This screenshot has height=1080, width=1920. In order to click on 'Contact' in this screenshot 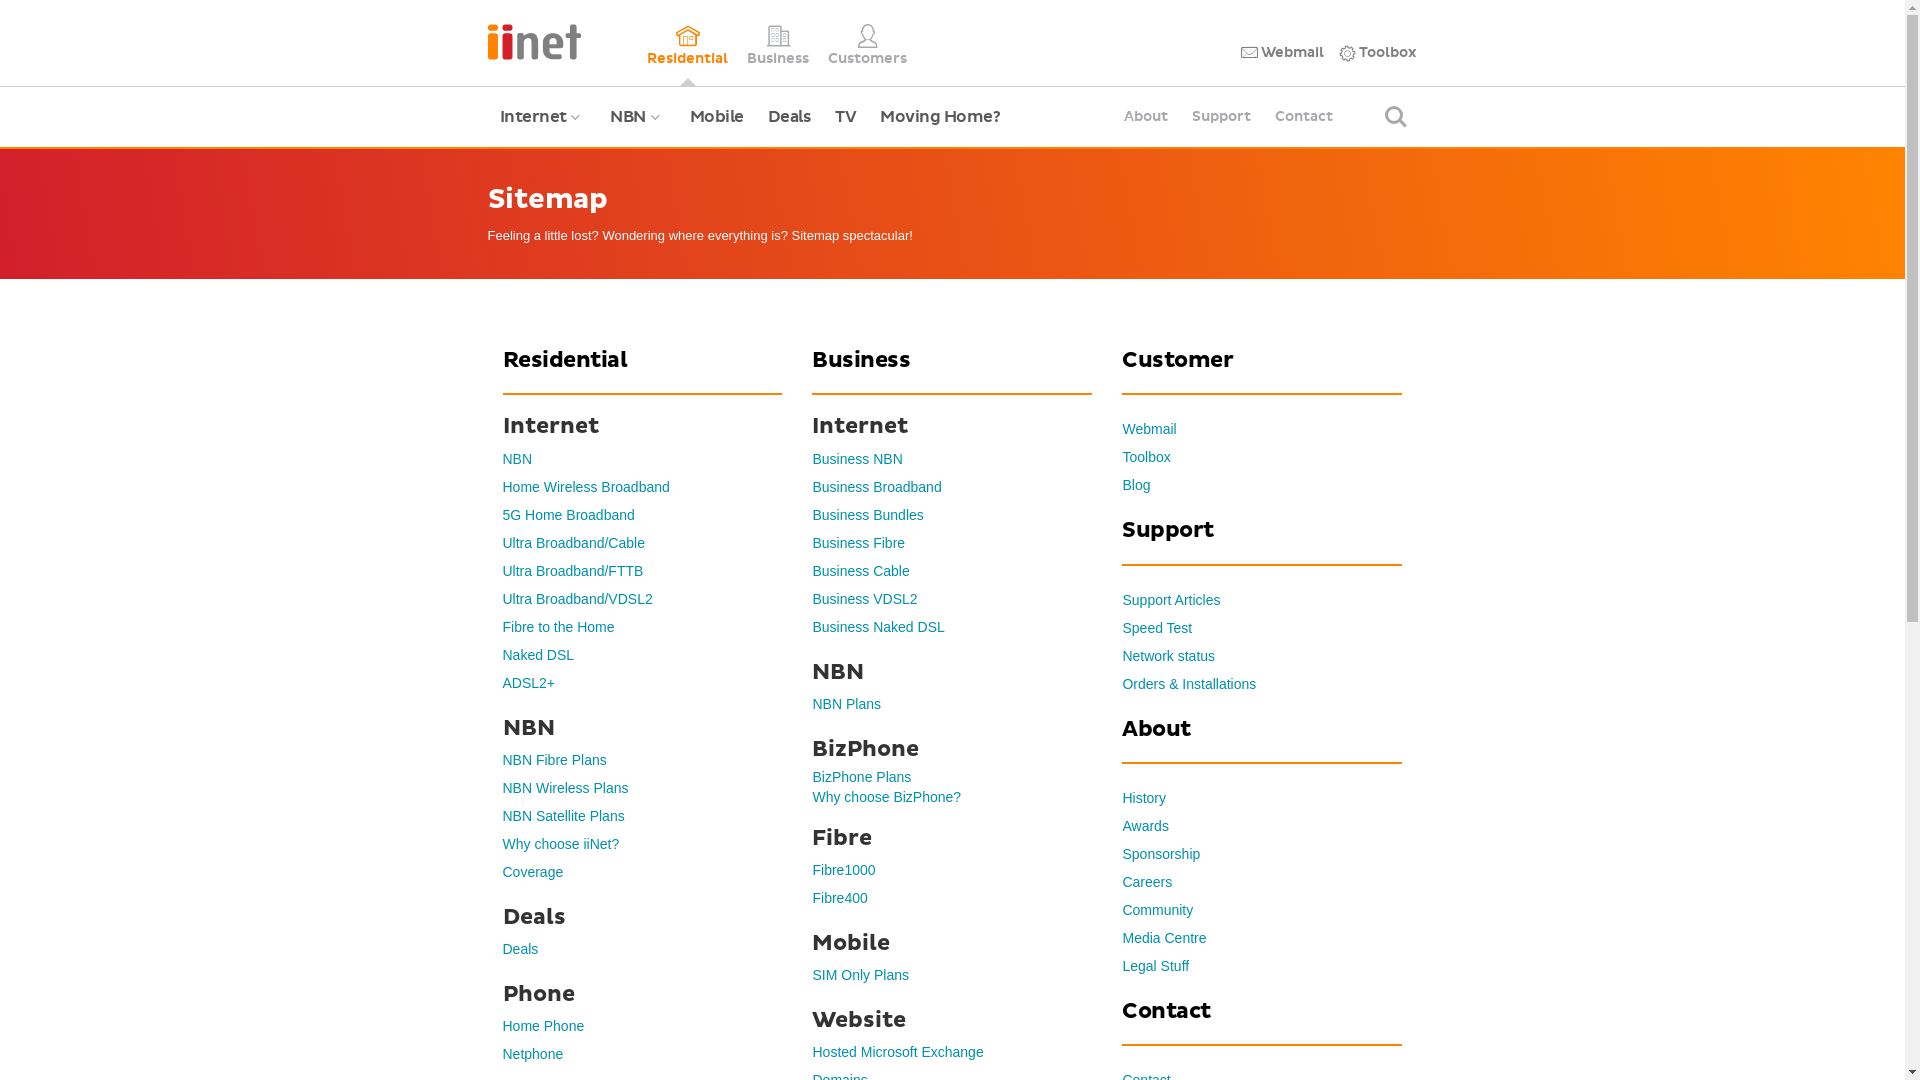, I will do `click(1304, 116)`.